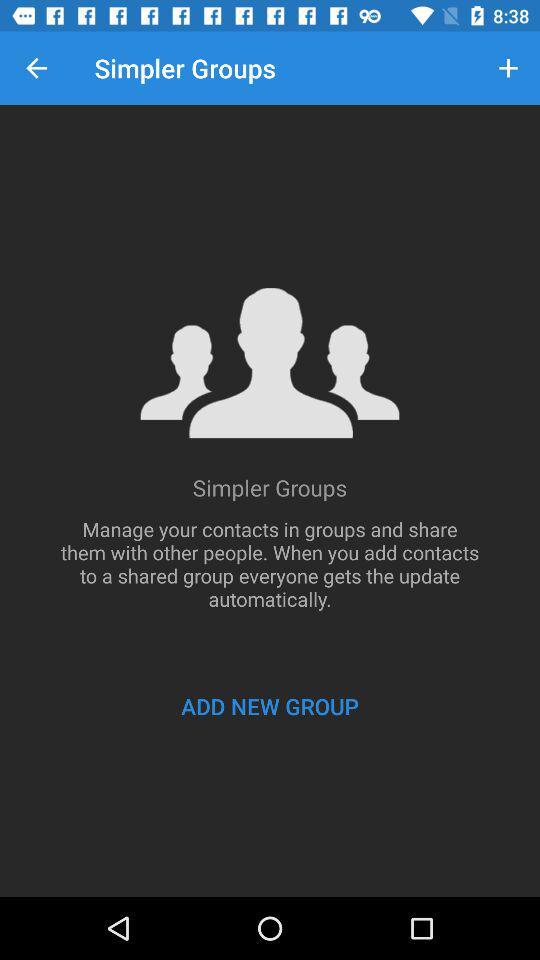 This screenshot has height=960, width=540. Describe the element at coordinates (508, 68) in the screenshot. I see `item next to the simpler groups` at that location.